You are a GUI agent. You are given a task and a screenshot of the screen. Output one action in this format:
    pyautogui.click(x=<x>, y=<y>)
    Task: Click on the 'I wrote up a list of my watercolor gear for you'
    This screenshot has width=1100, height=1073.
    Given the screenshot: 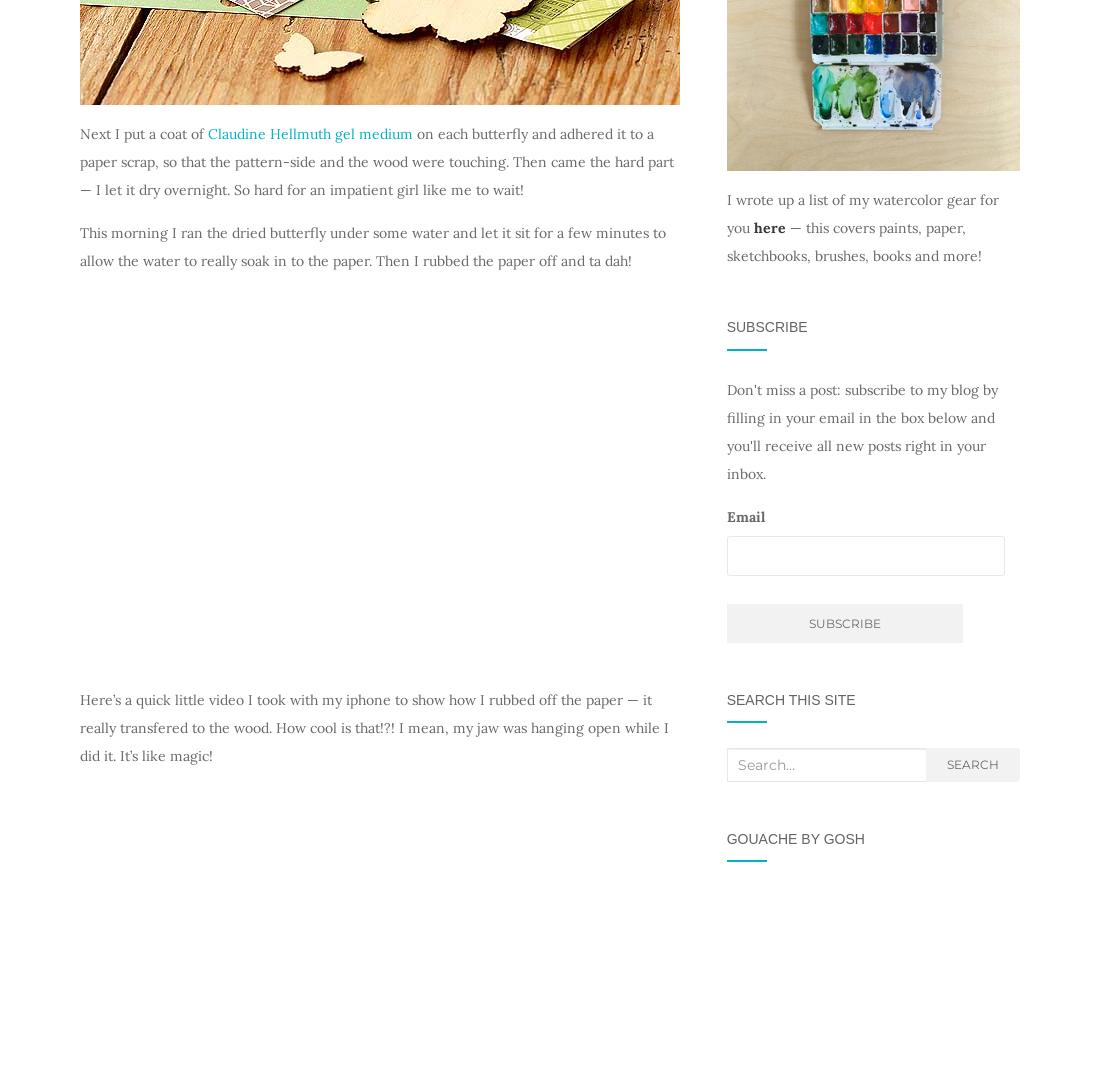 What is the action you would take?
    pyautogui.click(x=860, y=213)
    